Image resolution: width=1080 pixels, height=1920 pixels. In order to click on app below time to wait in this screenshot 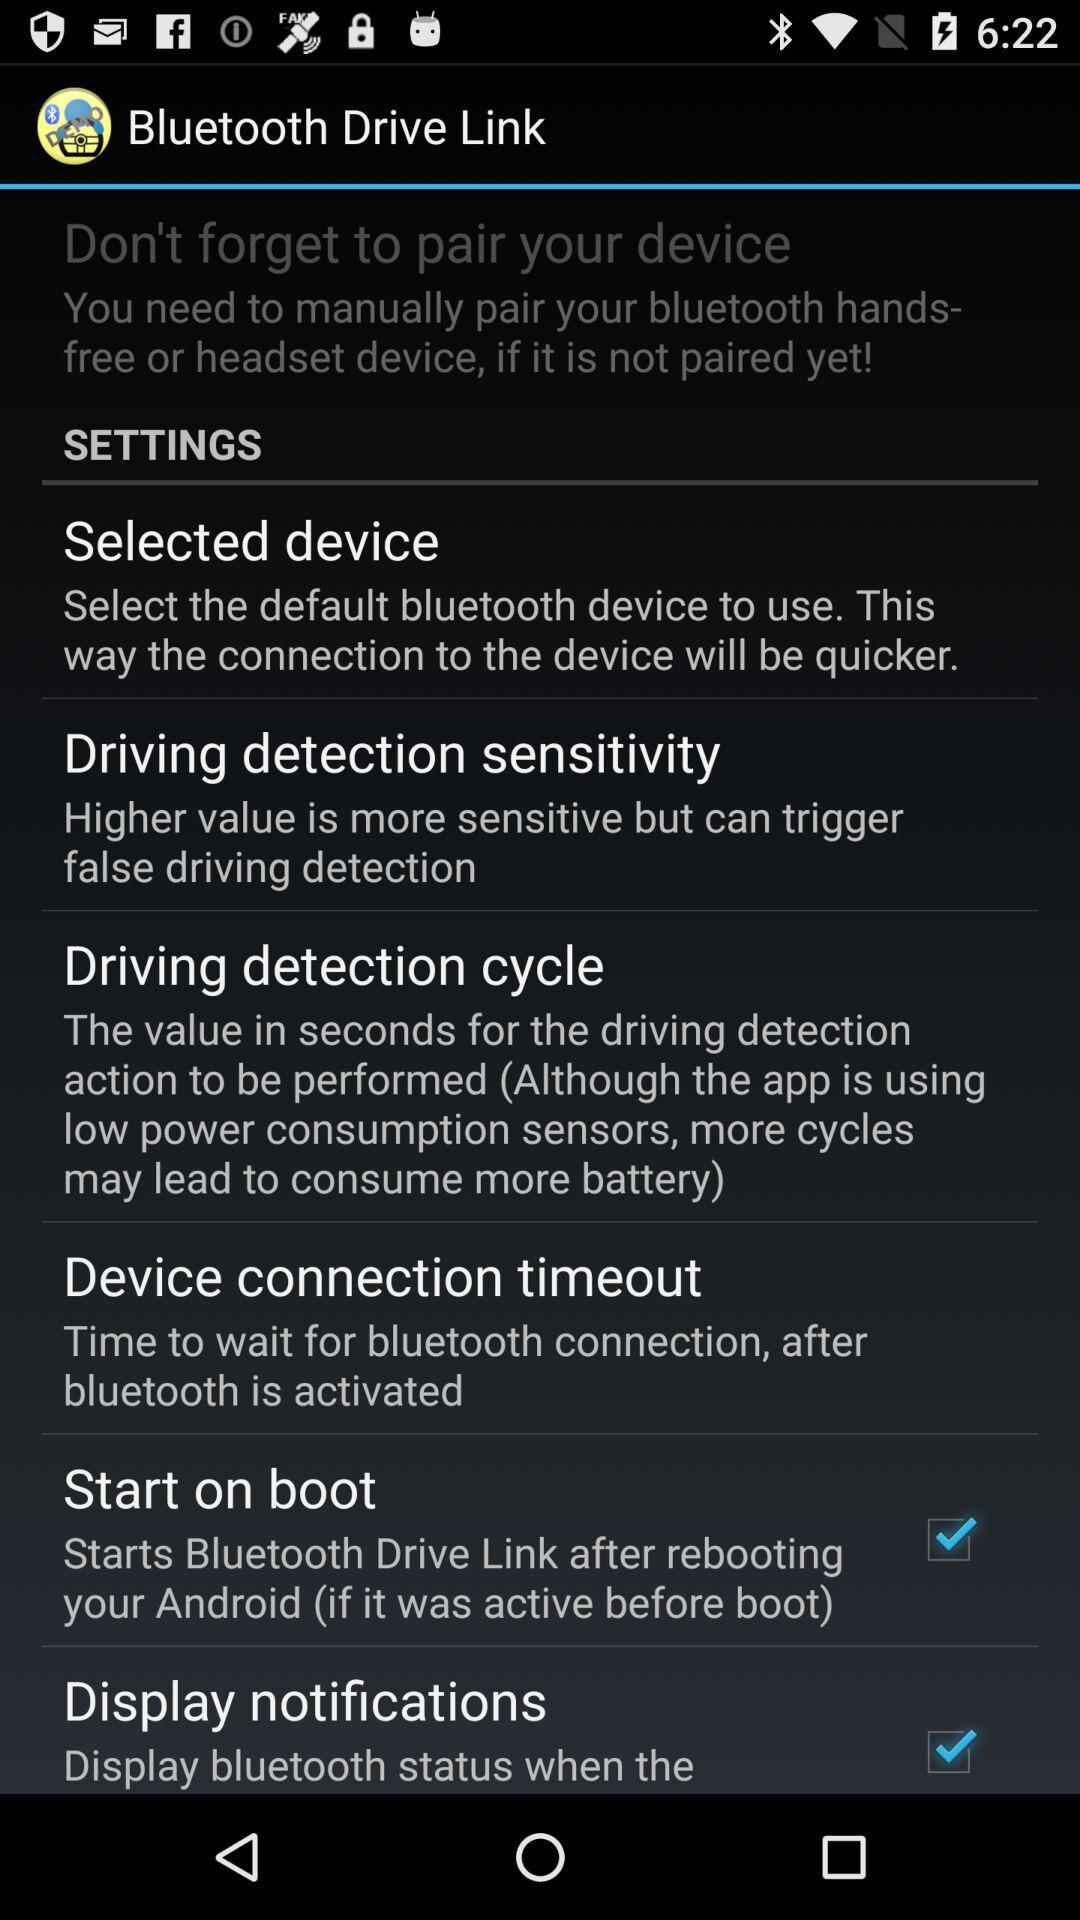, I will do `click(220, 1486)`.